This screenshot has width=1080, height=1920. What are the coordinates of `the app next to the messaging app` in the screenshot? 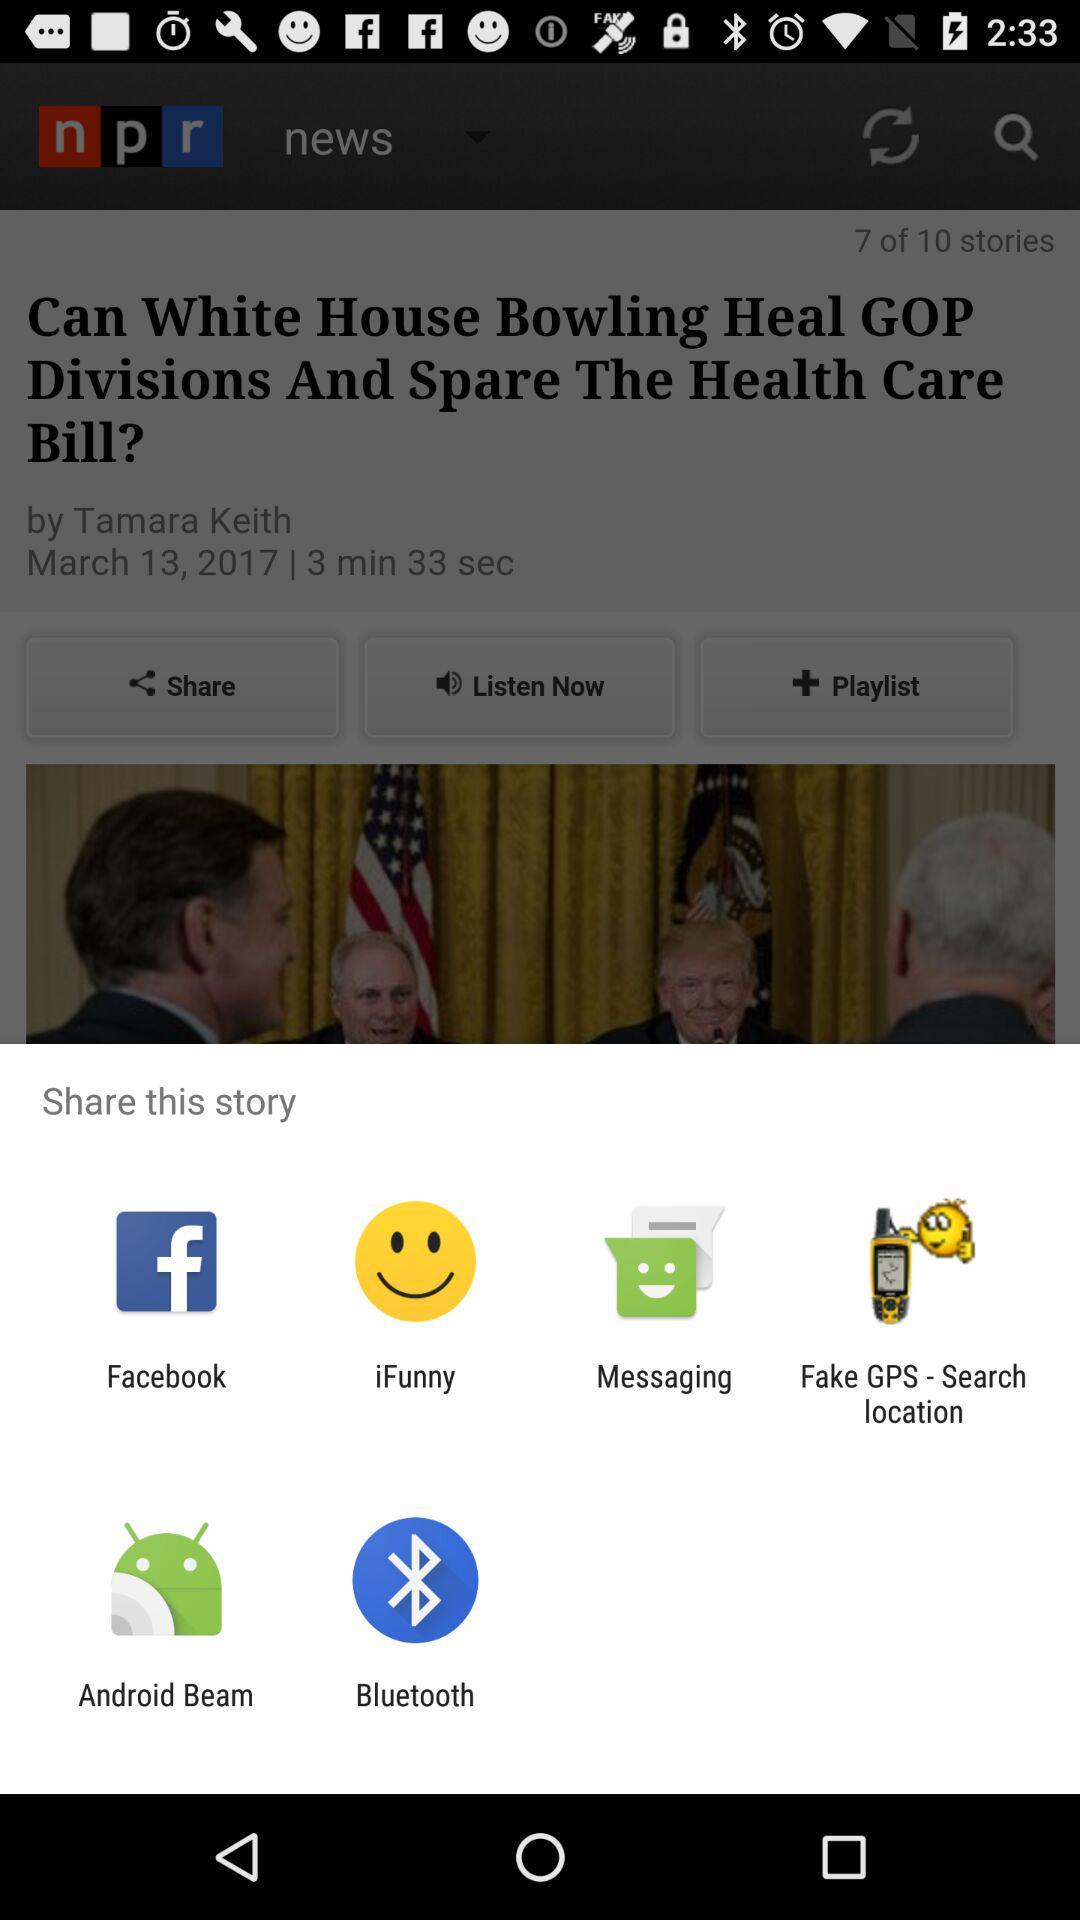 It's located at (913, 1392).